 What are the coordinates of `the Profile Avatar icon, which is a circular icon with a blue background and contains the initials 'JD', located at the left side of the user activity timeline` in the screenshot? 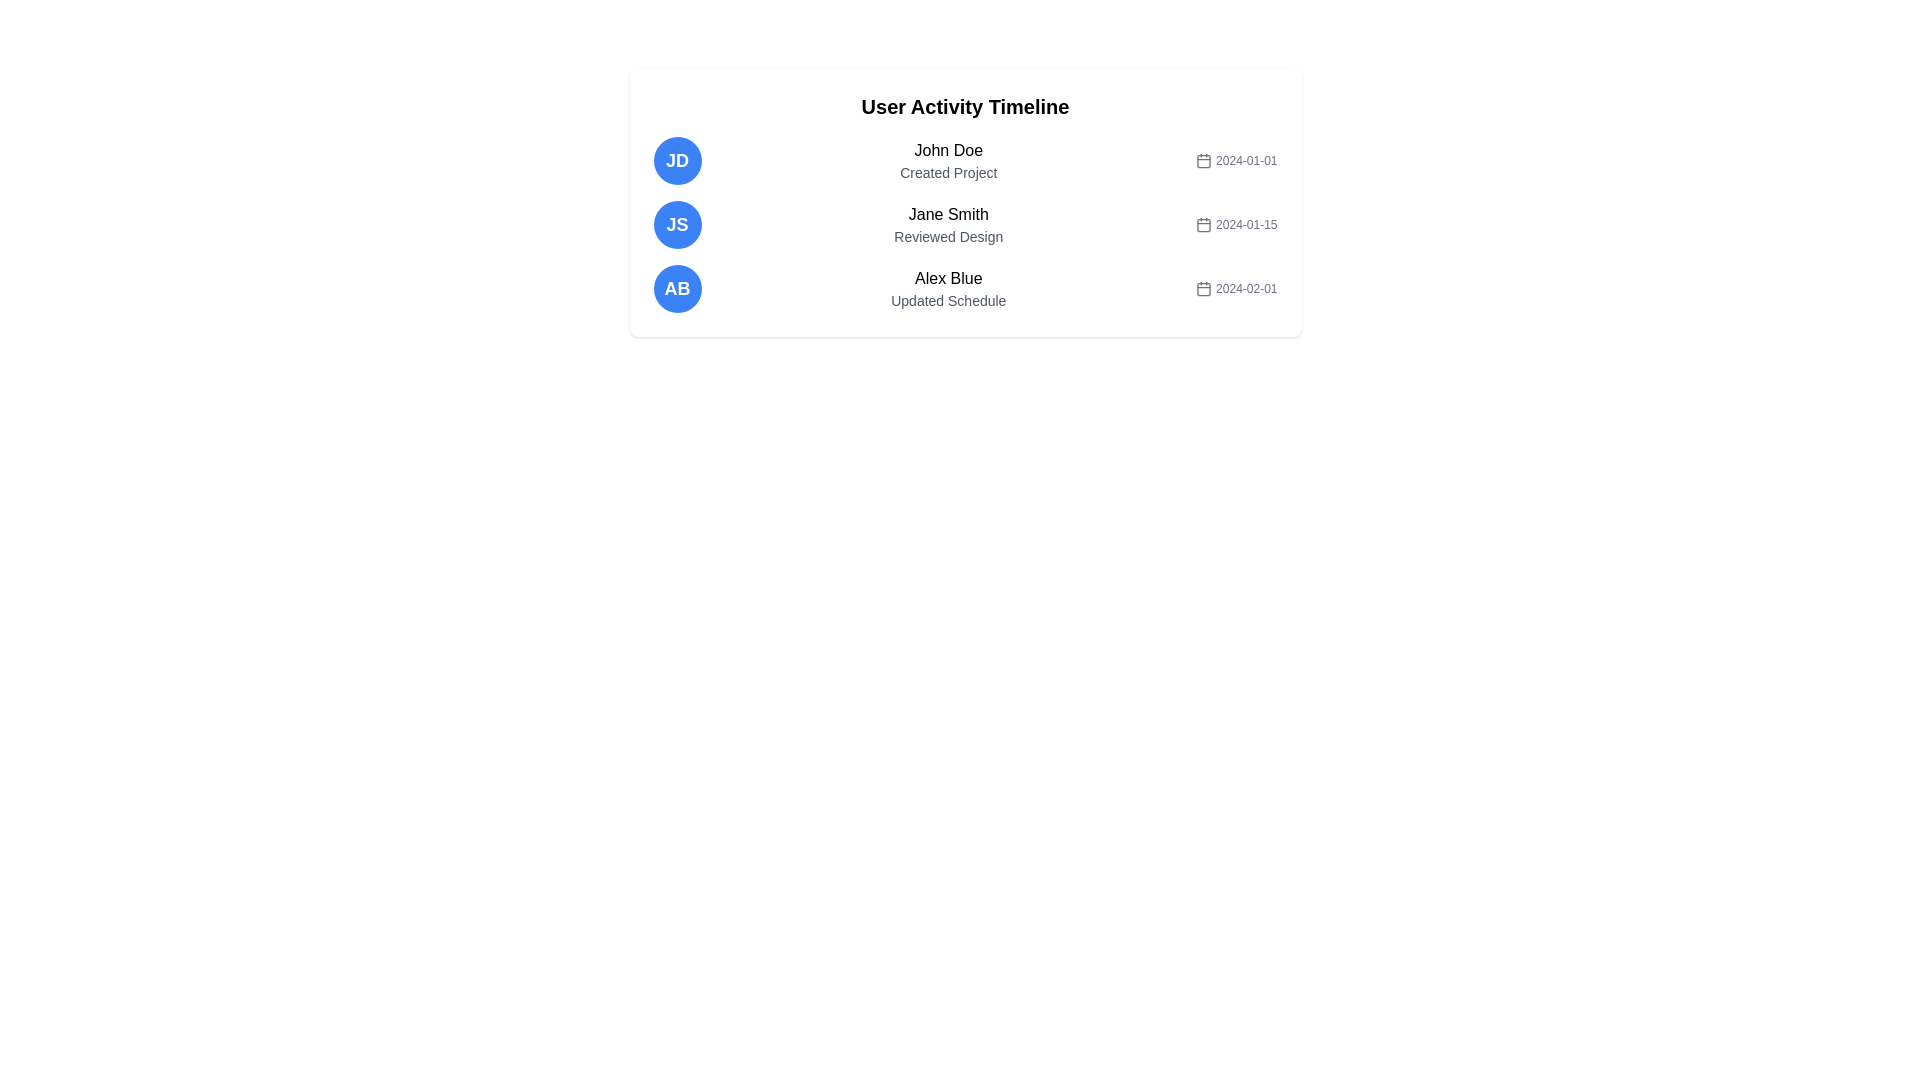 It's located at (677, 160).